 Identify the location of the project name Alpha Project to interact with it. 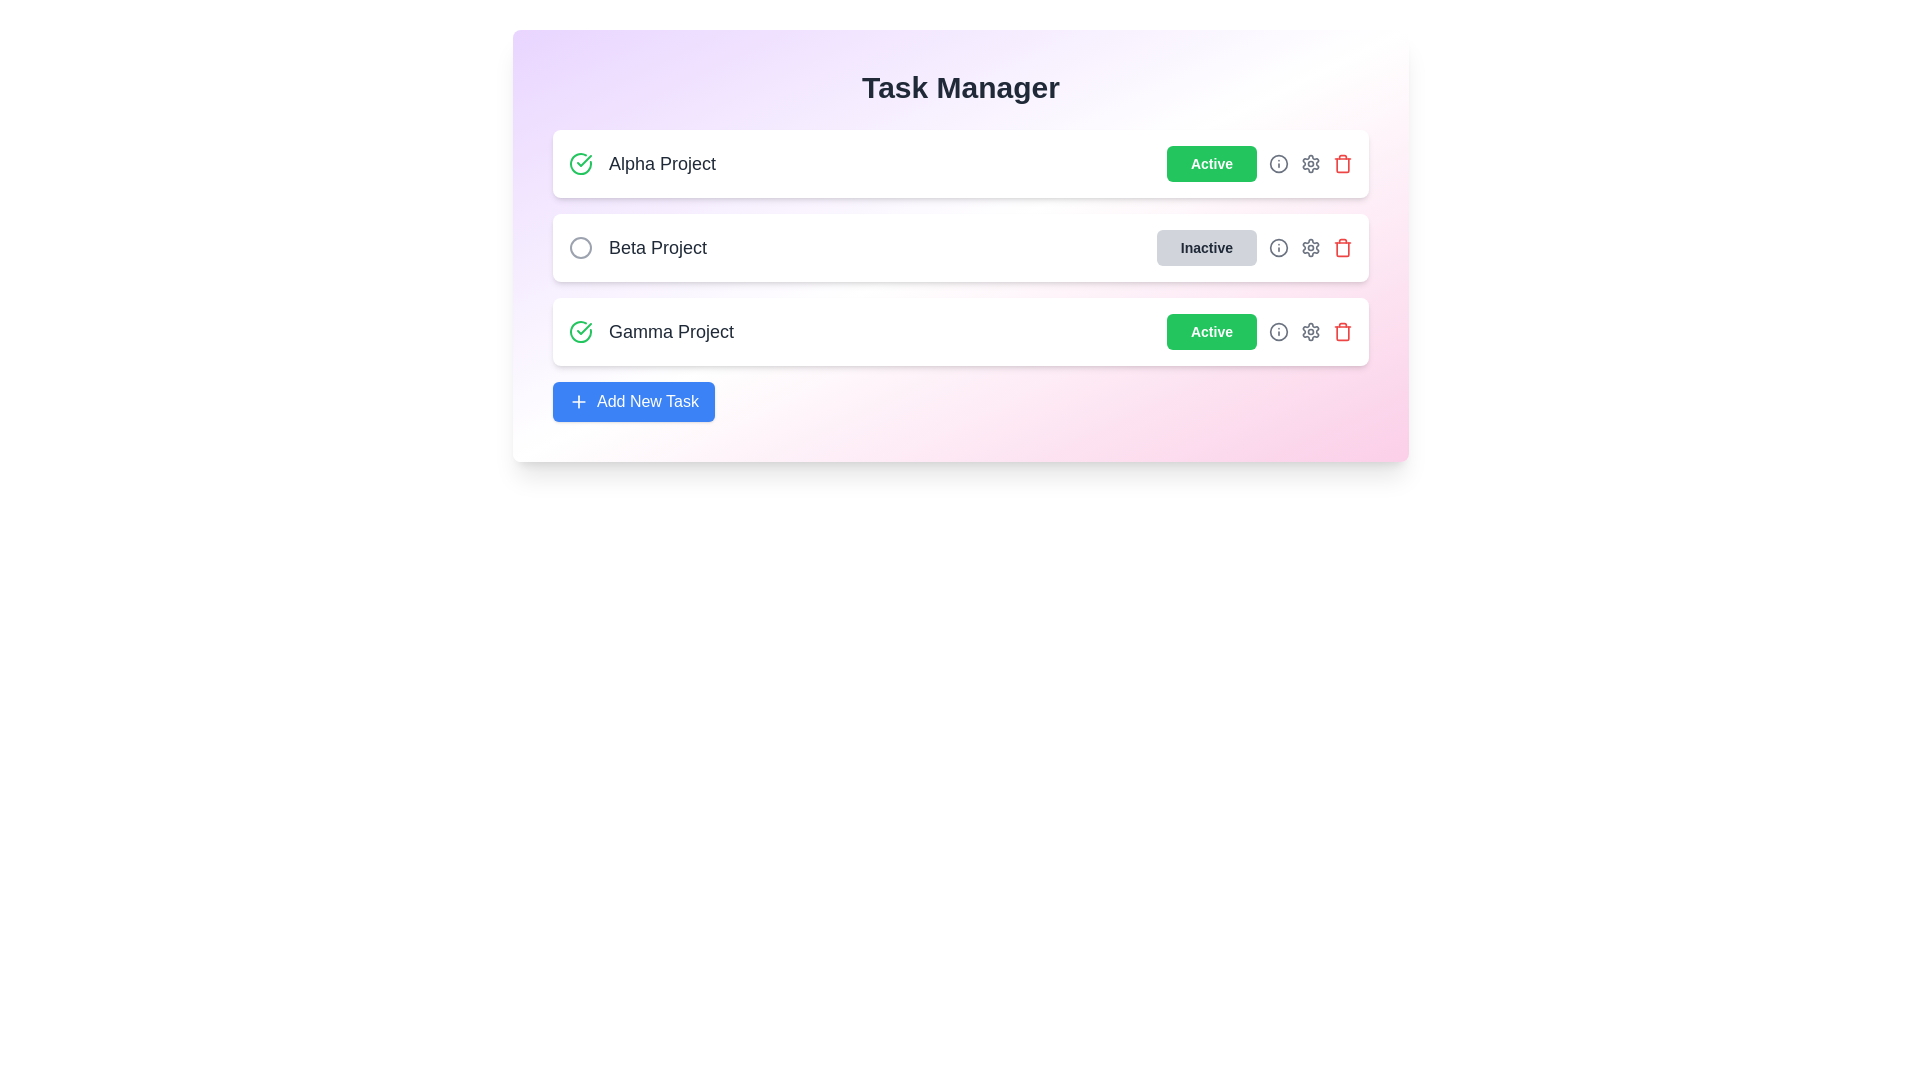
(642, 163).